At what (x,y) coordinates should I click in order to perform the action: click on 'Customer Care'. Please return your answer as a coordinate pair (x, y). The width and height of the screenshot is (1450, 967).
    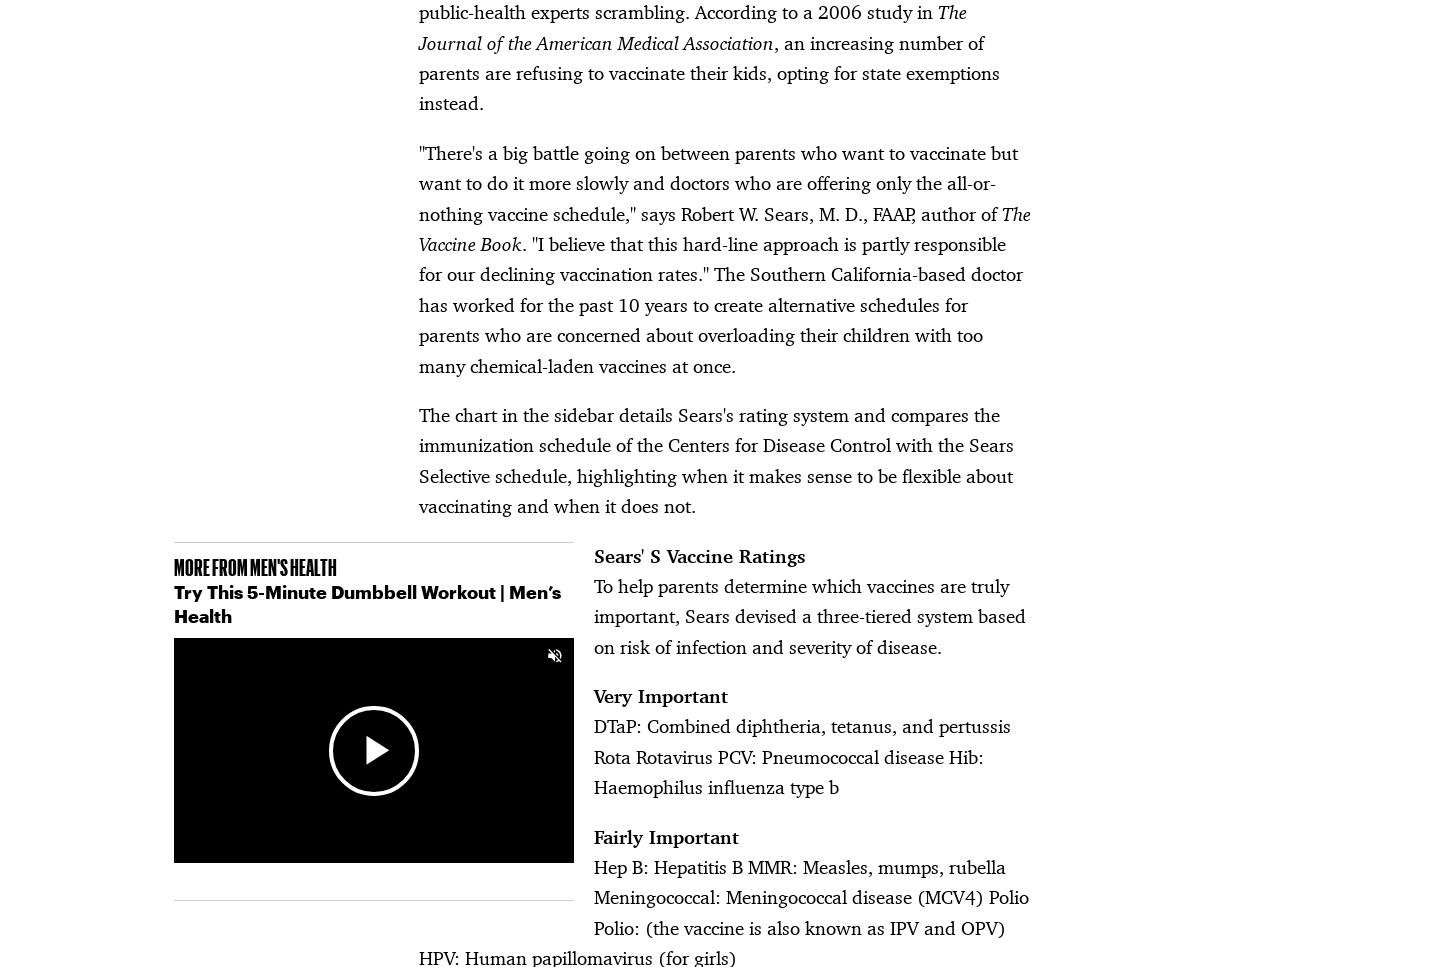
    Looking at the image, I should click on (777, 658).